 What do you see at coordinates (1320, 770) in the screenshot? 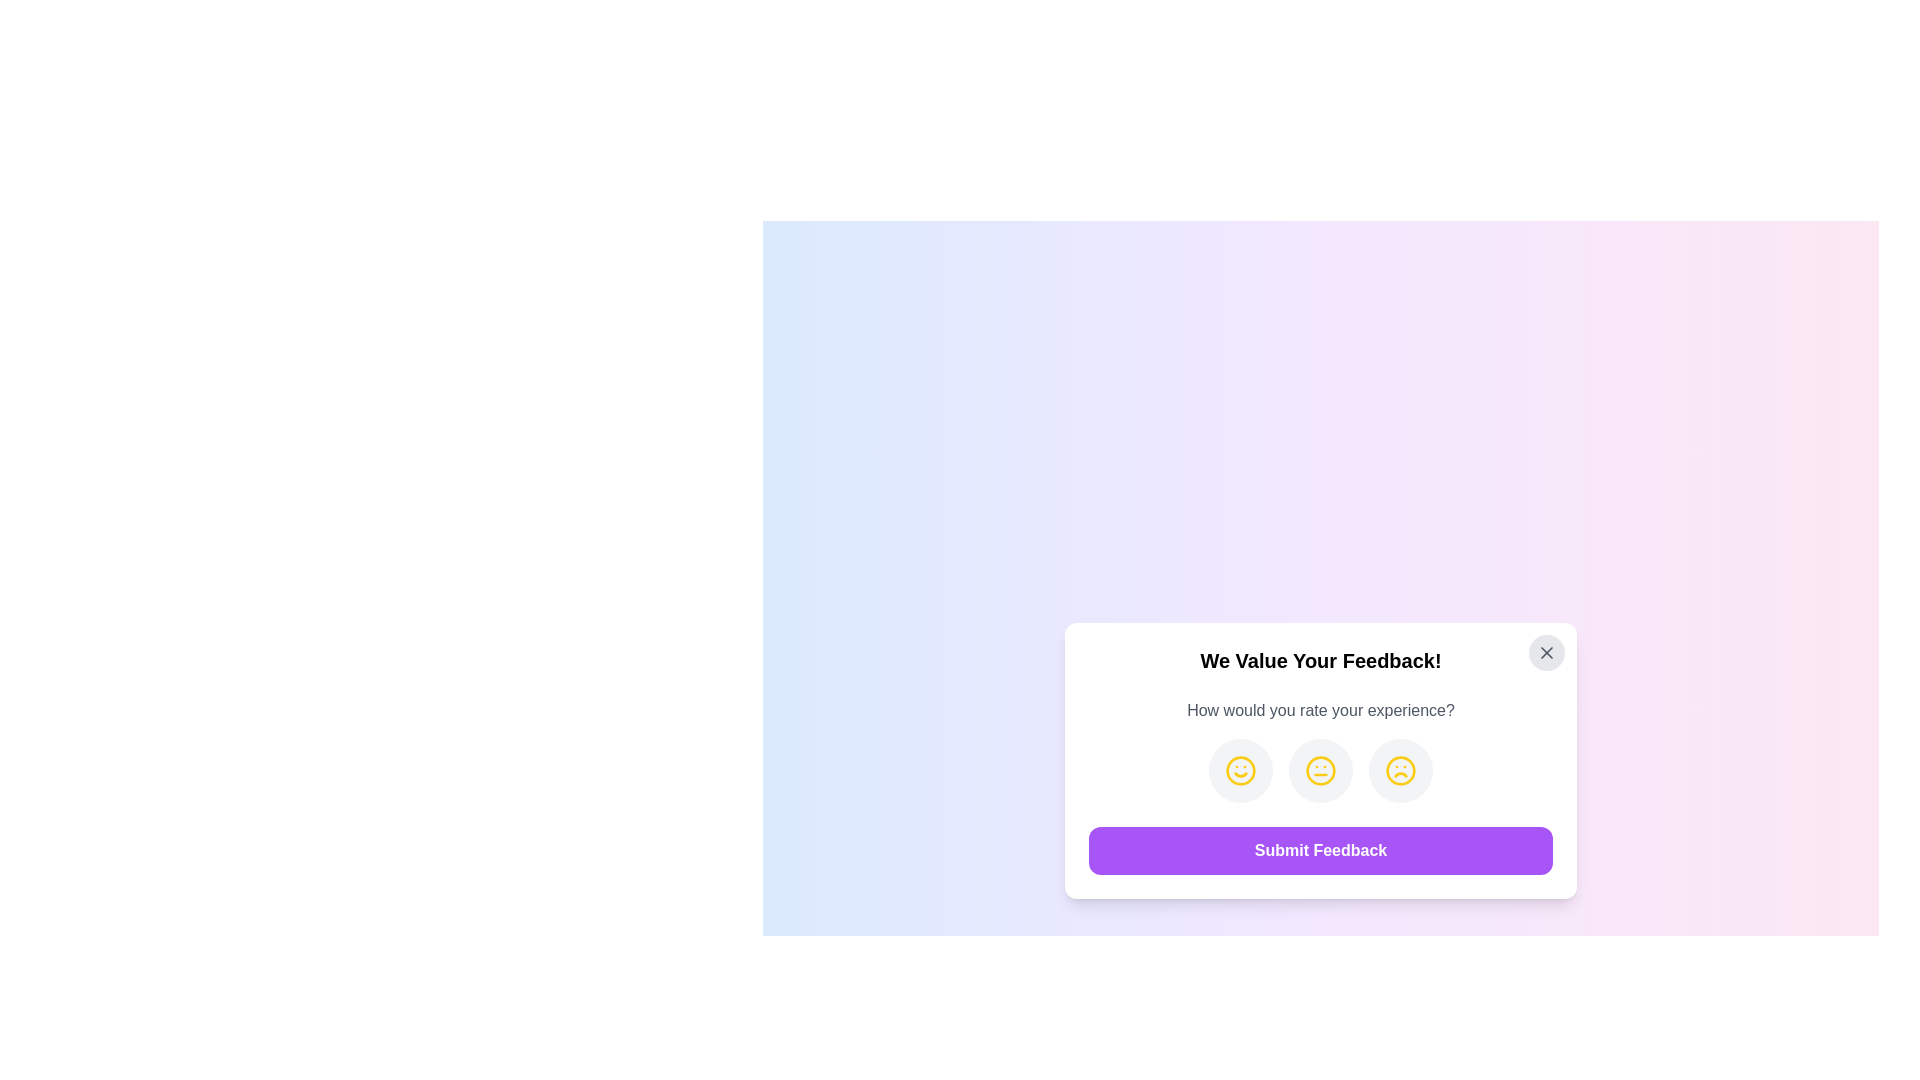
I see `the neutral face selectable icon in the feedback rating interface` at bounding box center [1320, 770].